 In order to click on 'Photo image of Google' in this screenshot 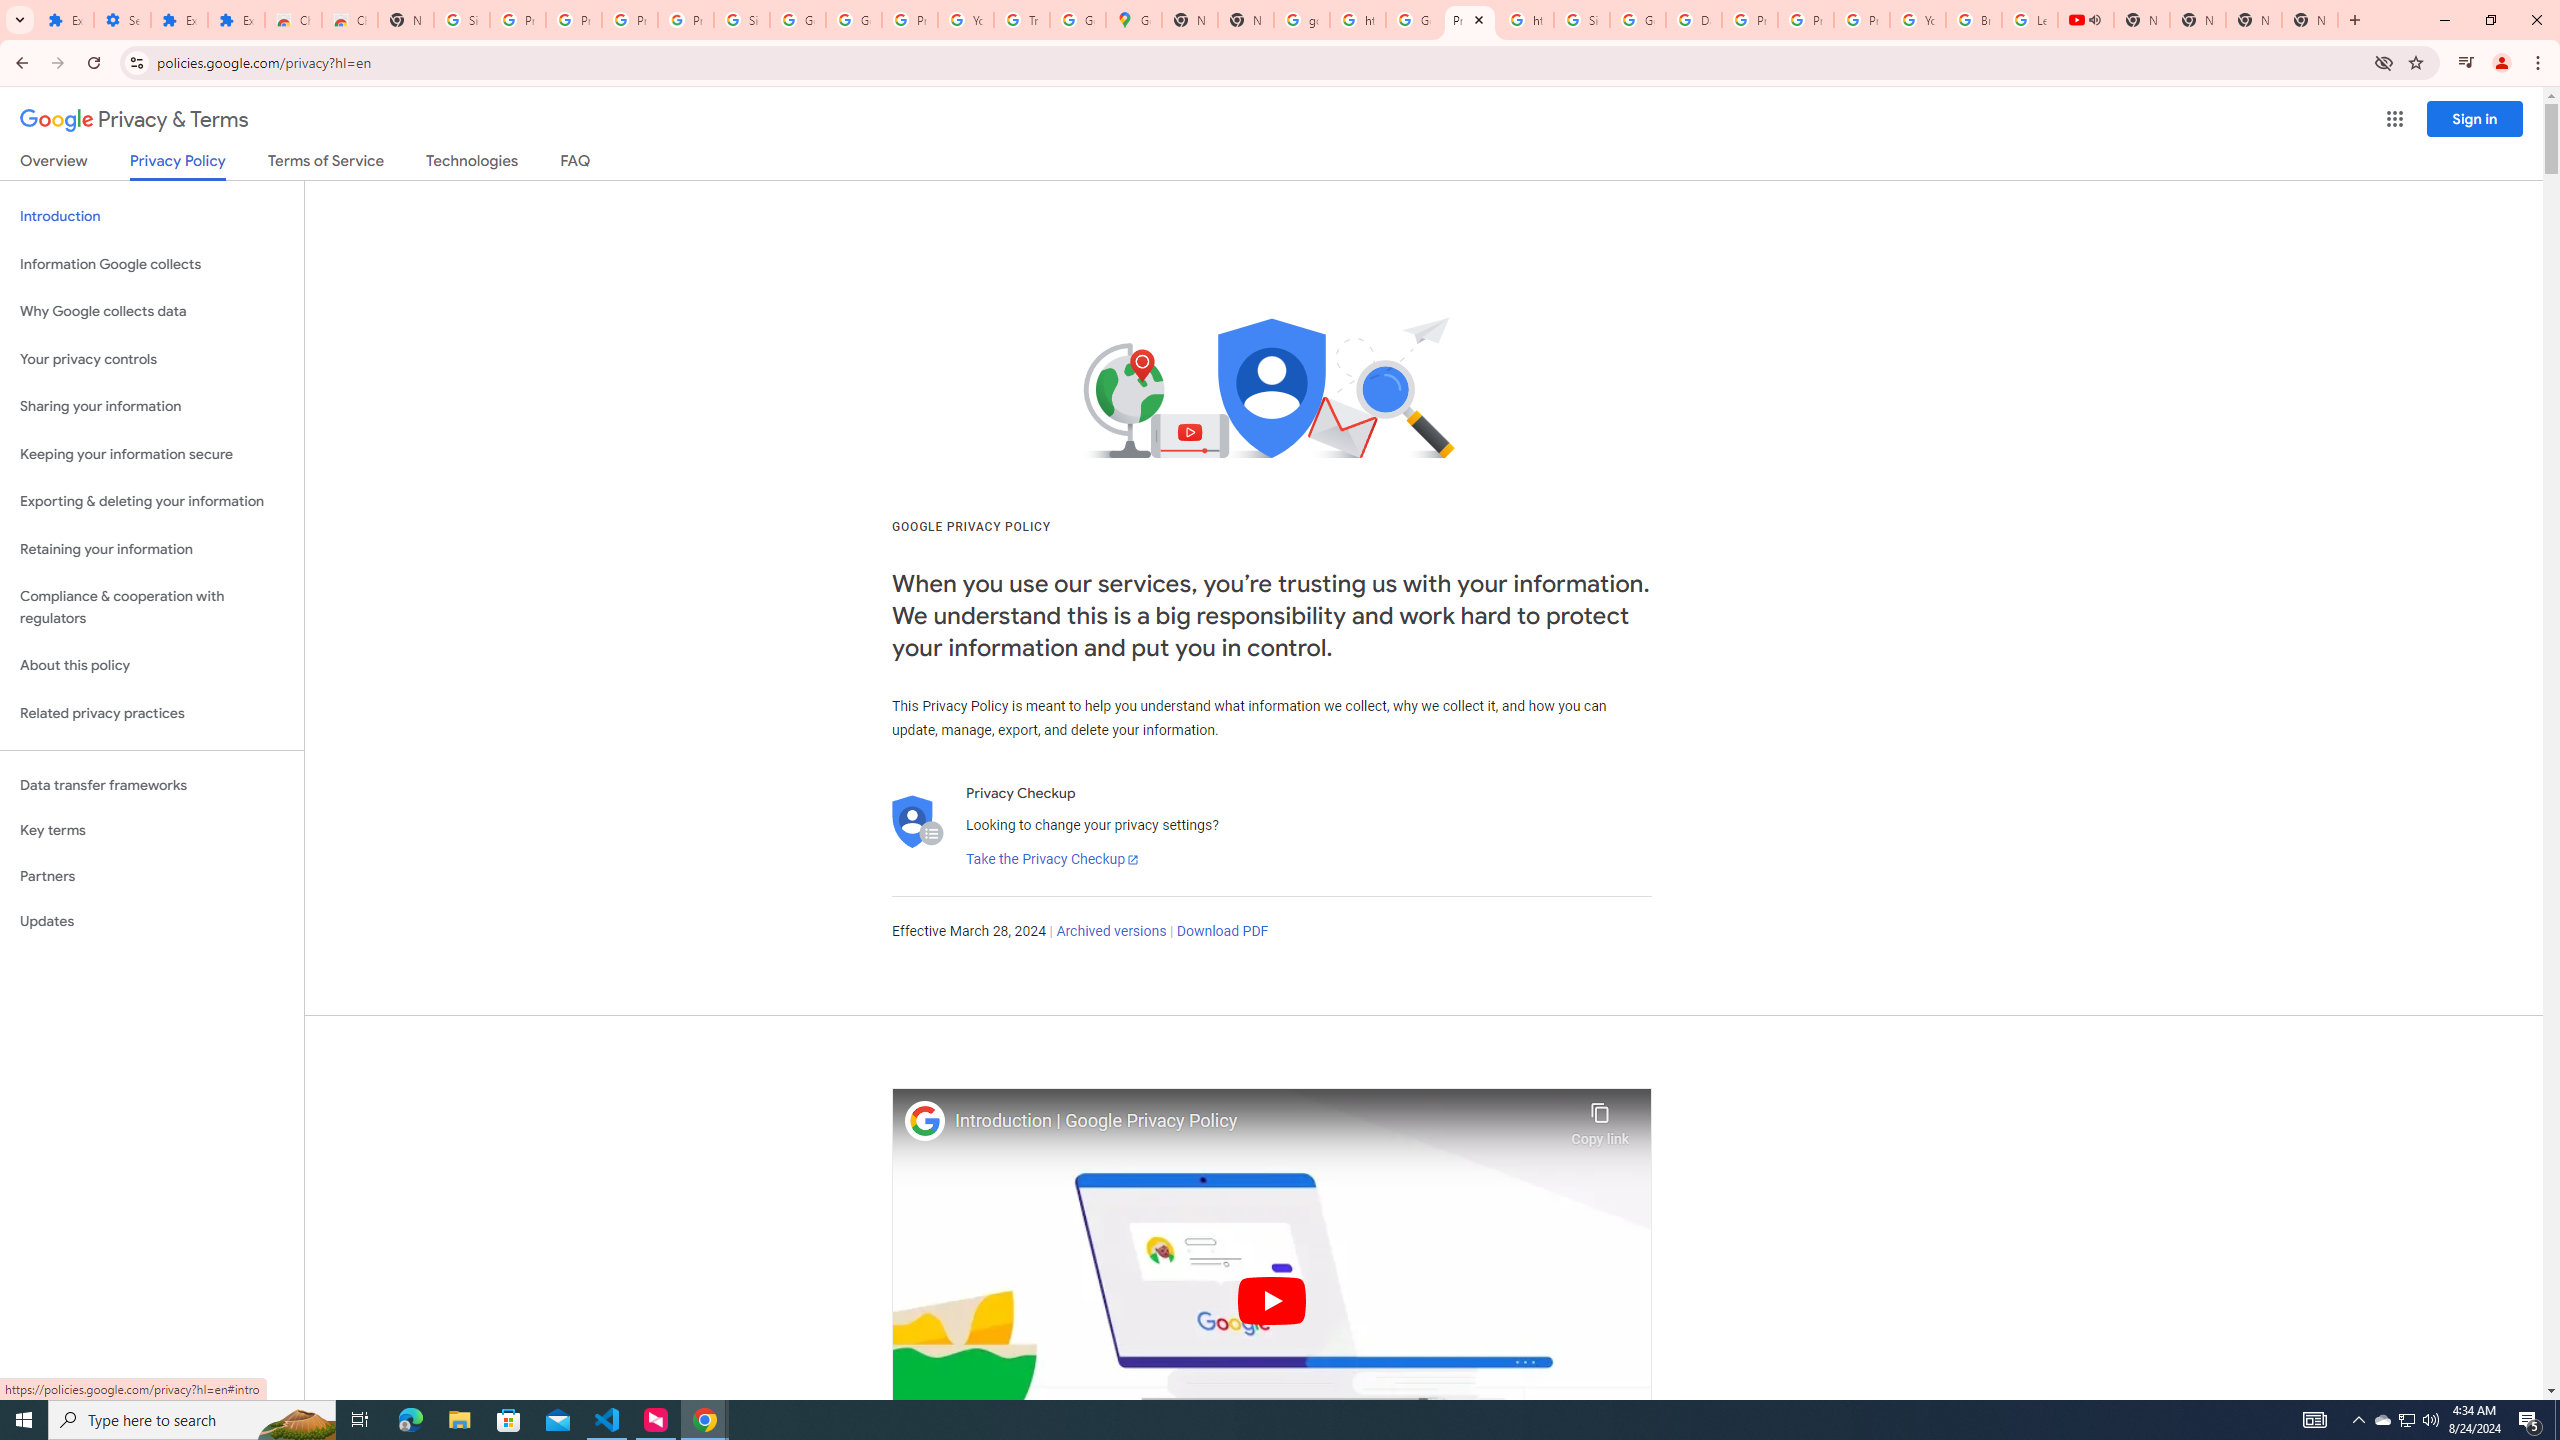, I will do `click(925, 1119)`.